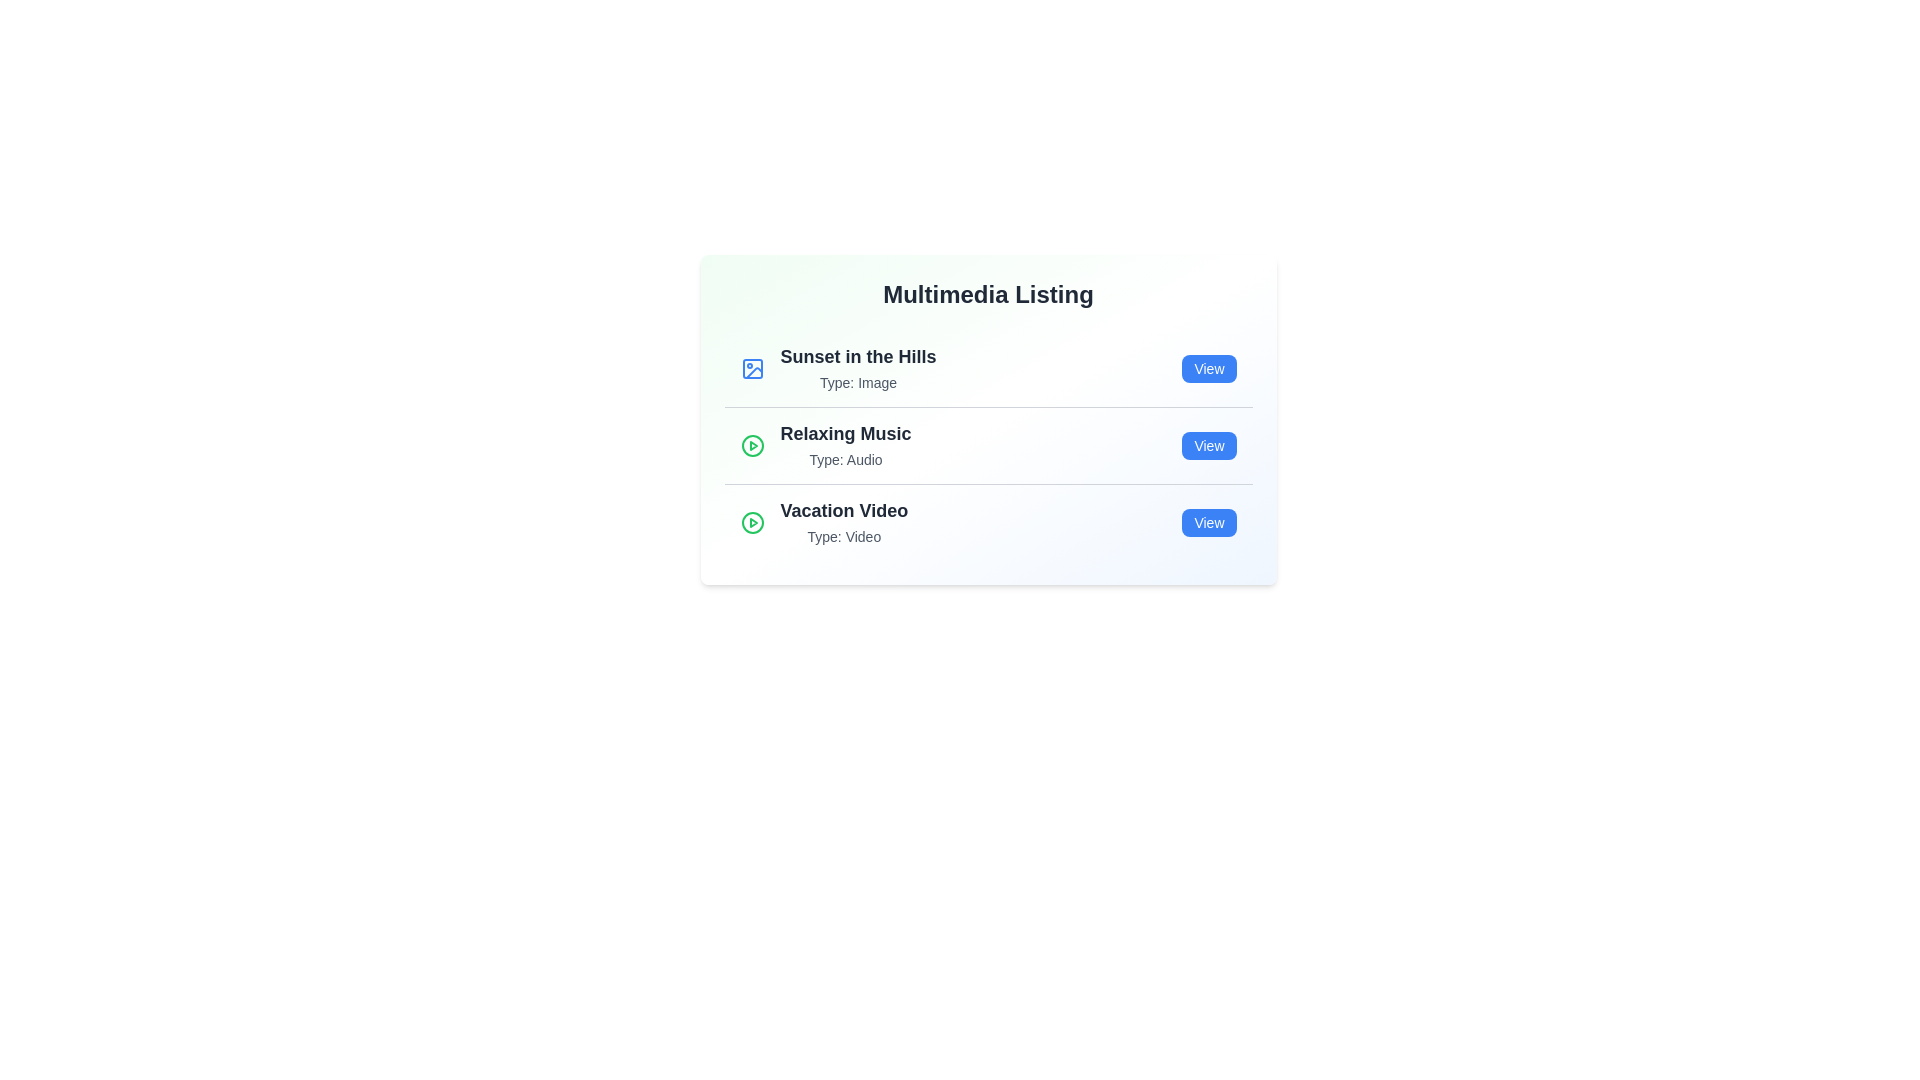  Describe the element at coordinates (988, 444) in the screenshot. I see `the list item corresponding to Relaxing Music` at that location.